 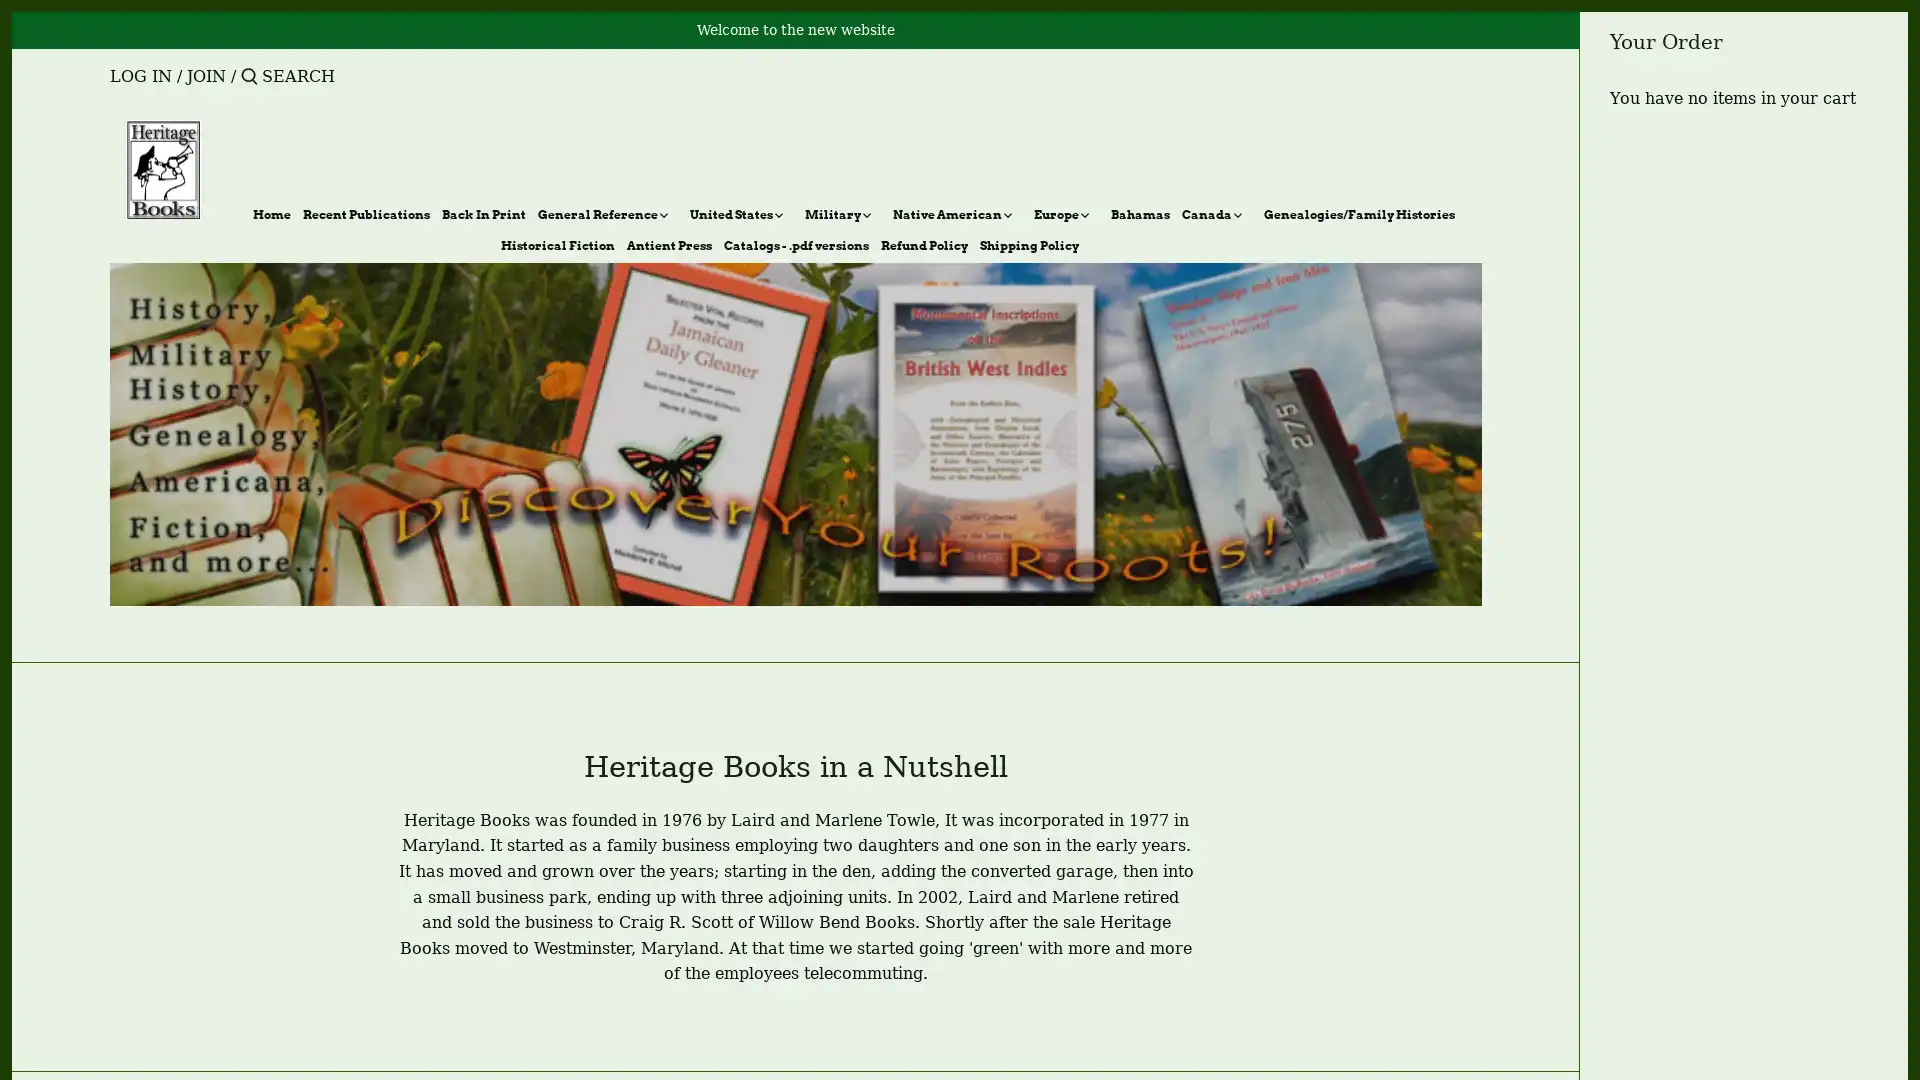 What do you see at coordinates (248, 76) in the screenshot?
I see `Submit` at bounding box center [248, 76].